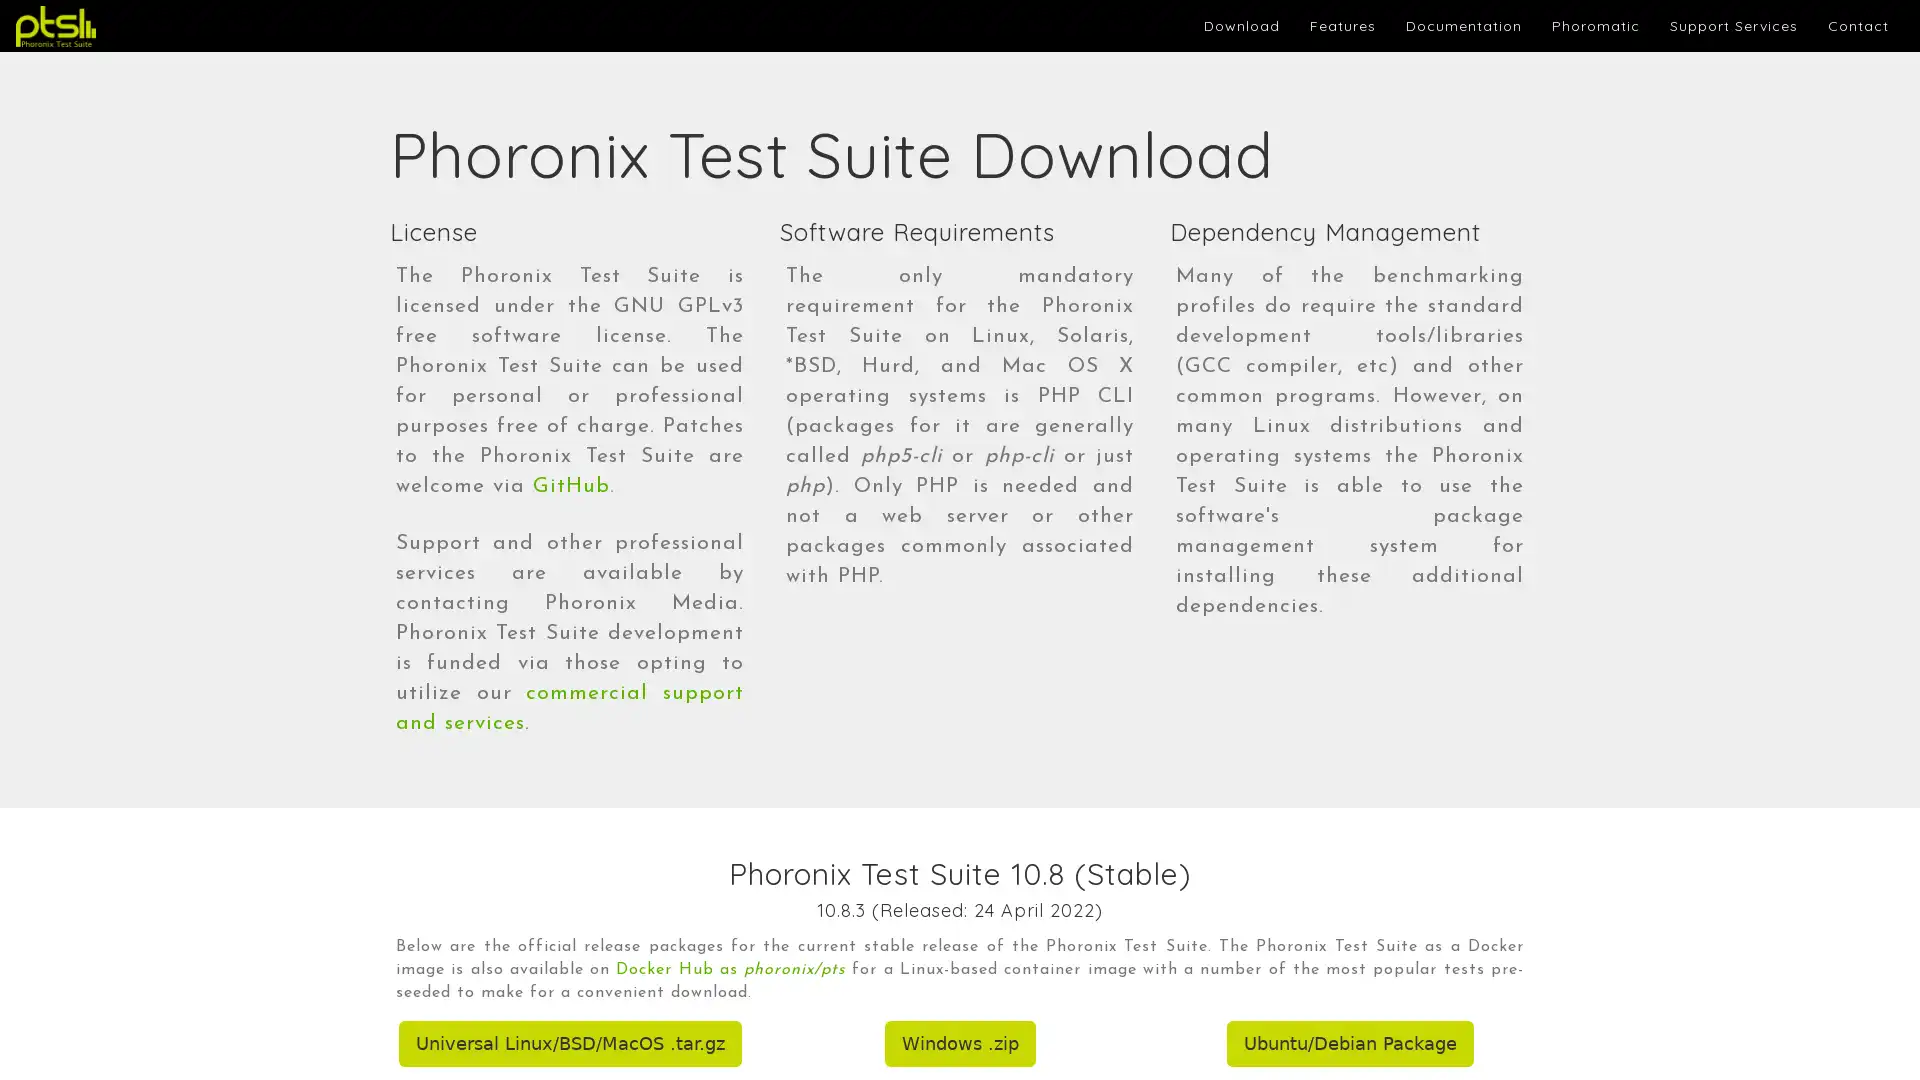  What do you see at coordinates (1349, 1043) in the screenshot?
I see `Ubuntu/Debian Package` at bounding box center [1349, 1043].